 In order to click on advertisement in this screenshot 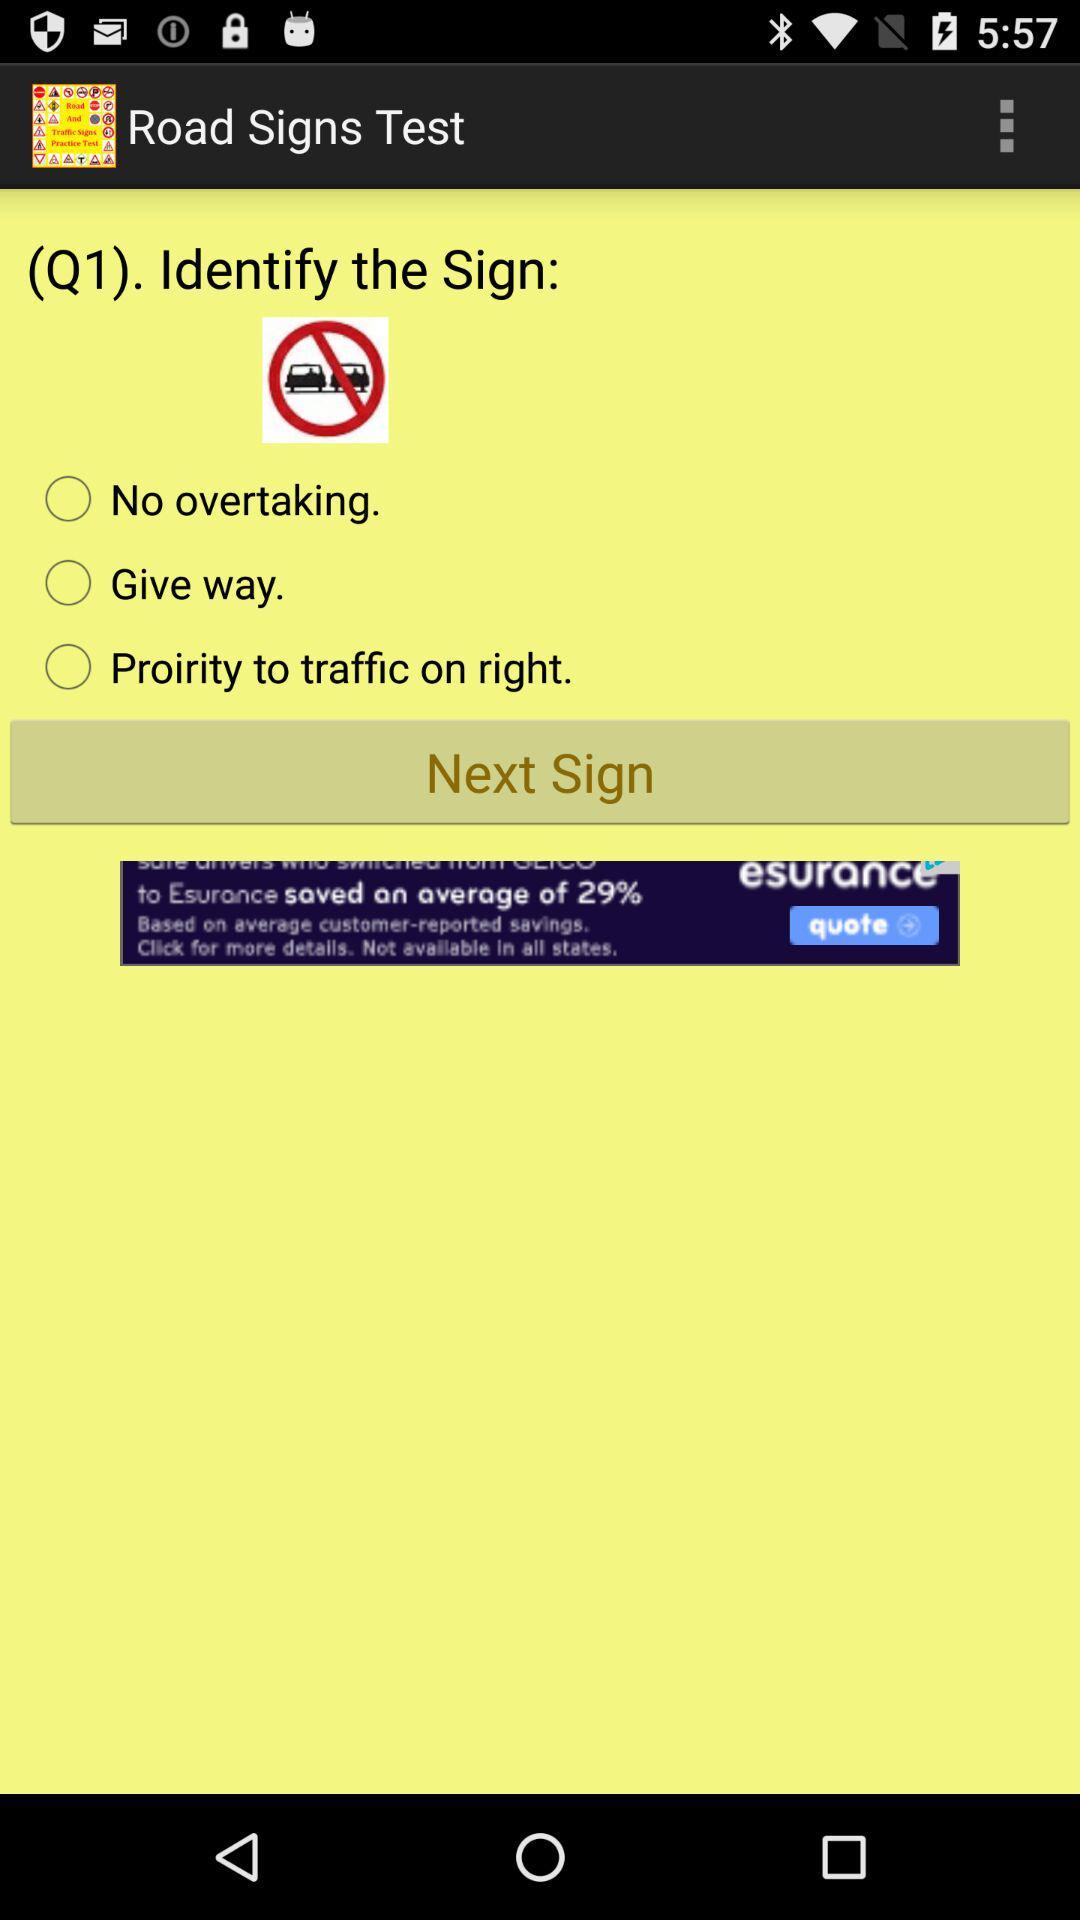, I will do `click(540, 899)`.